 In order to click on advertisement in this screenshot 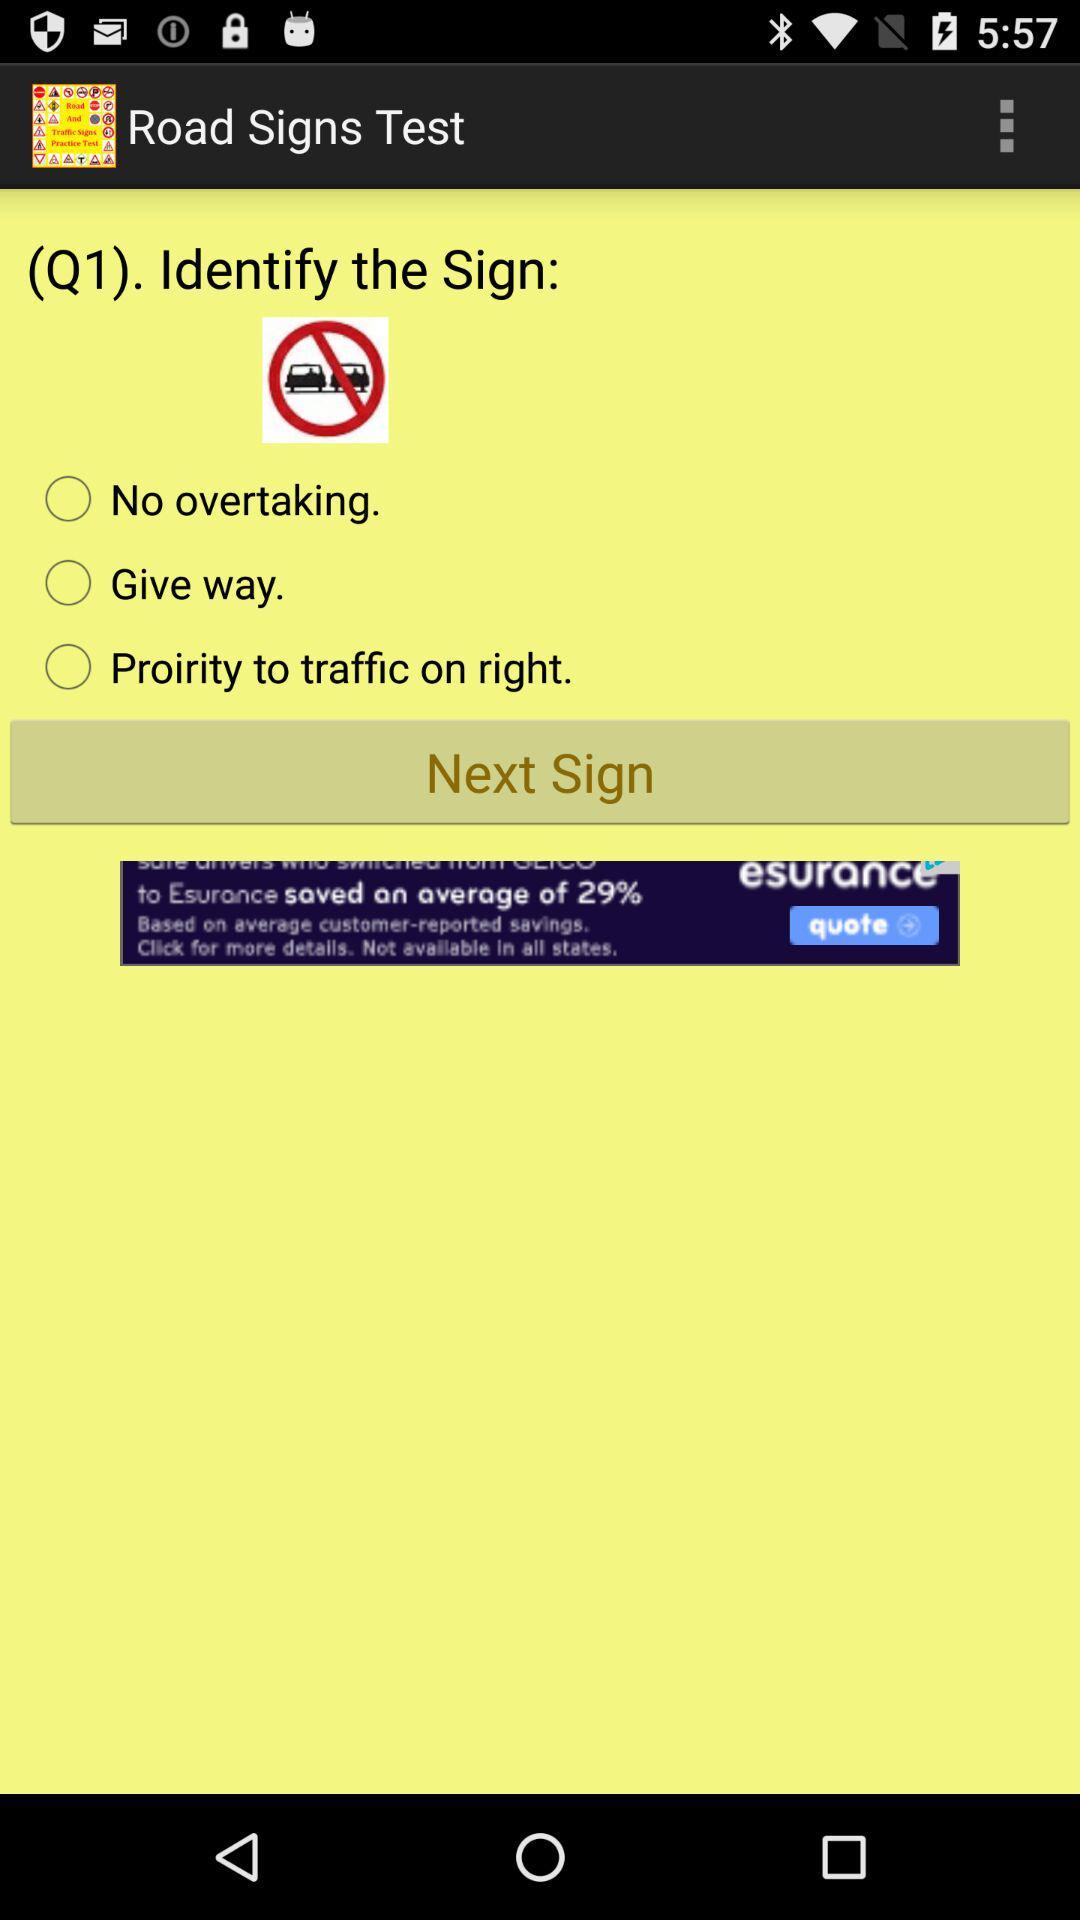, I will do `click(540, 899)`.